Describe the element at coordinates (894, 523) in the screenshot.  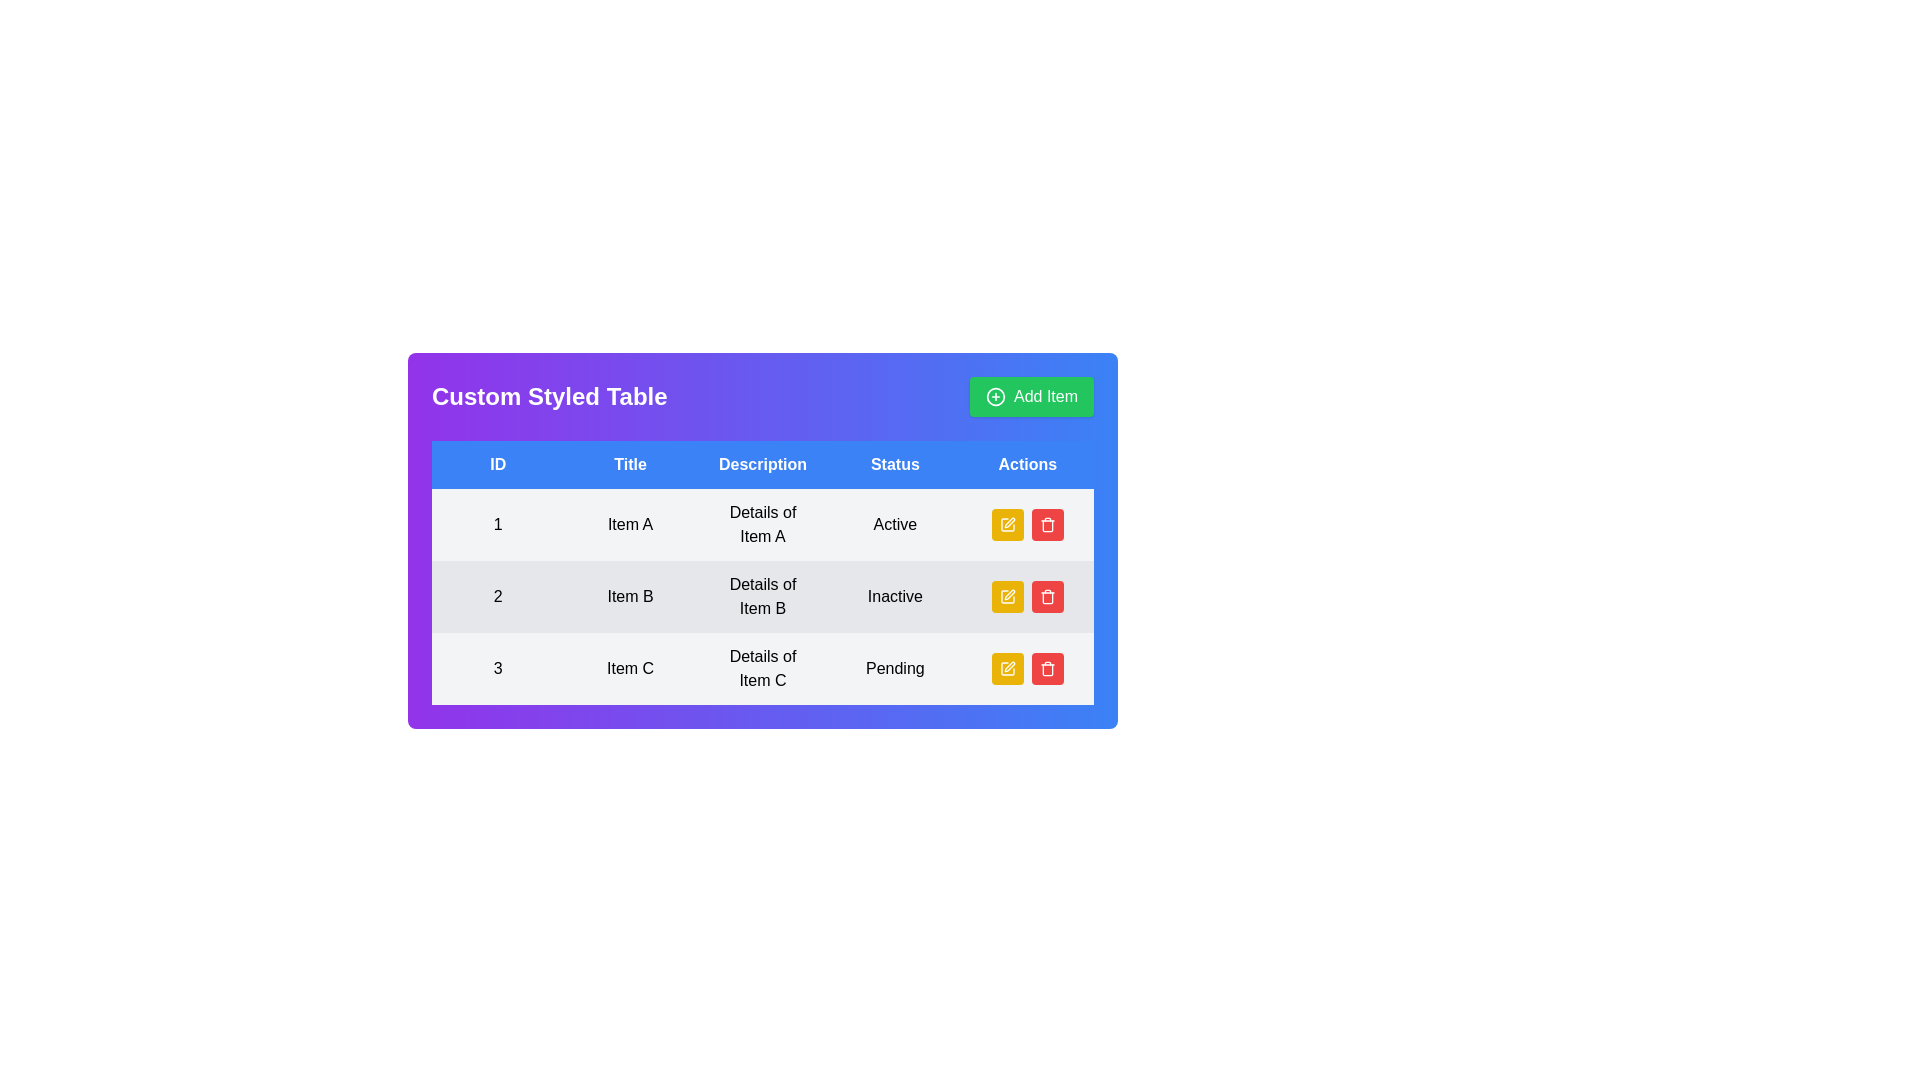
I see `the non-interactive status label in the fourth cell of the first row of the table, which indicates that the item is currently active` at that location.